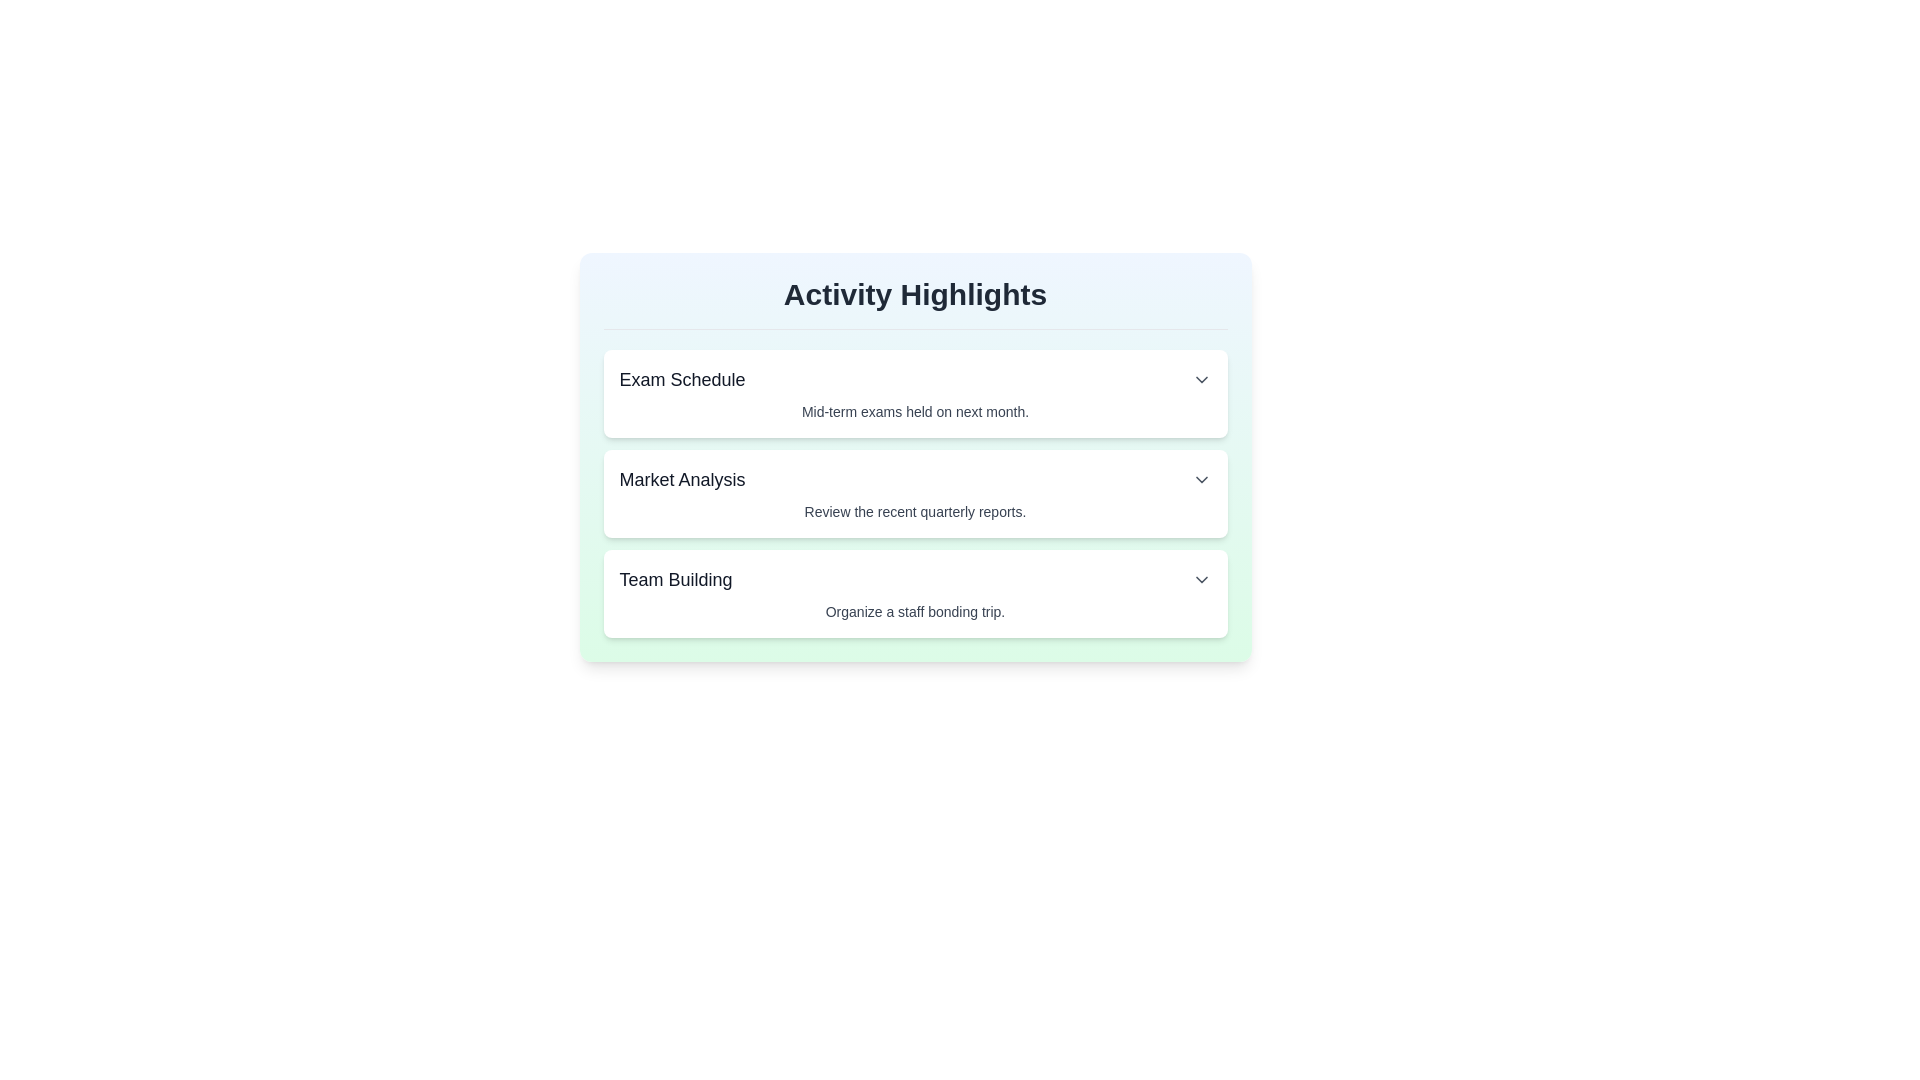 Image resolution: width=1920 pixels, height=1080 pixels. Describe the element at coordinates (1200, 479) in the screenshot. I see `the dropdown icon of the item titled 'Market Analysis' to toggle its details` at that location.